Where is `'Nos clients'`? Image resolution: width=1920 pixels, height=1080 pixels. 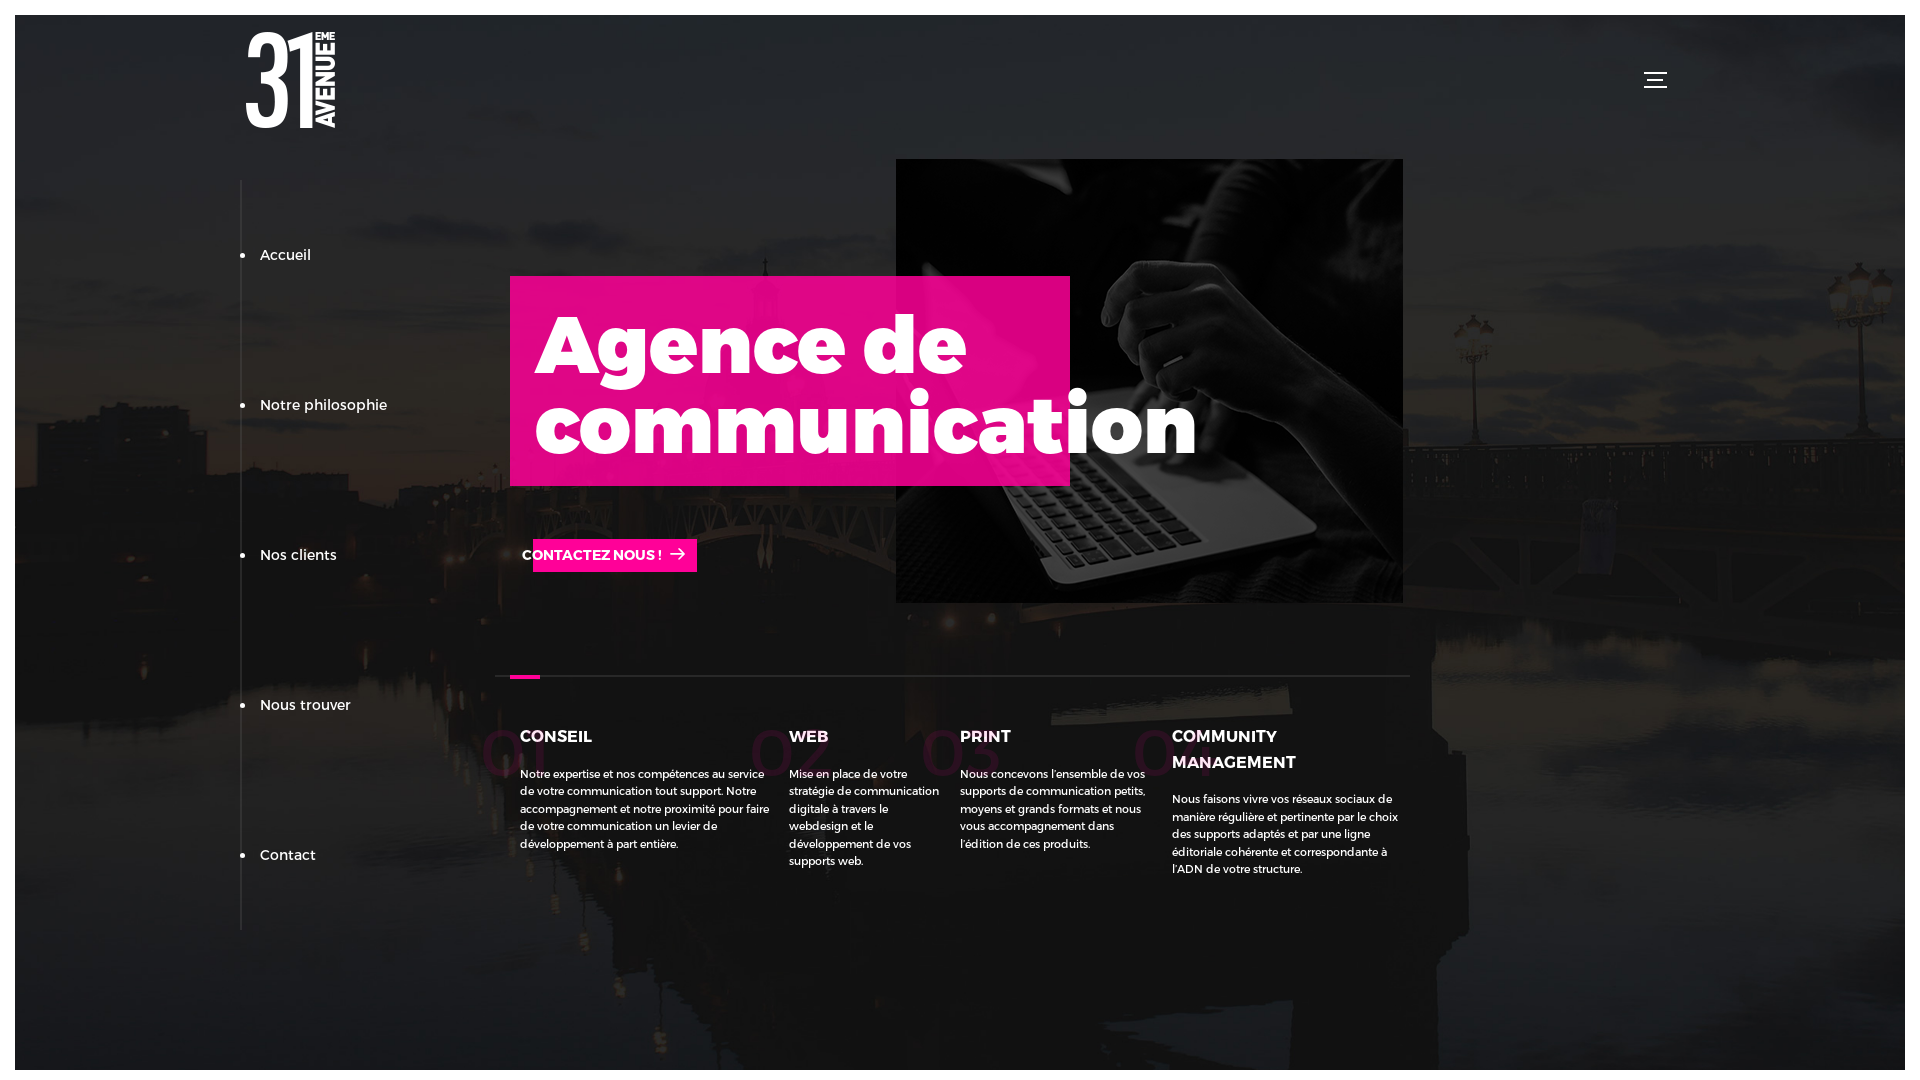 'Nos clients' is located at coordinates (297, 554).